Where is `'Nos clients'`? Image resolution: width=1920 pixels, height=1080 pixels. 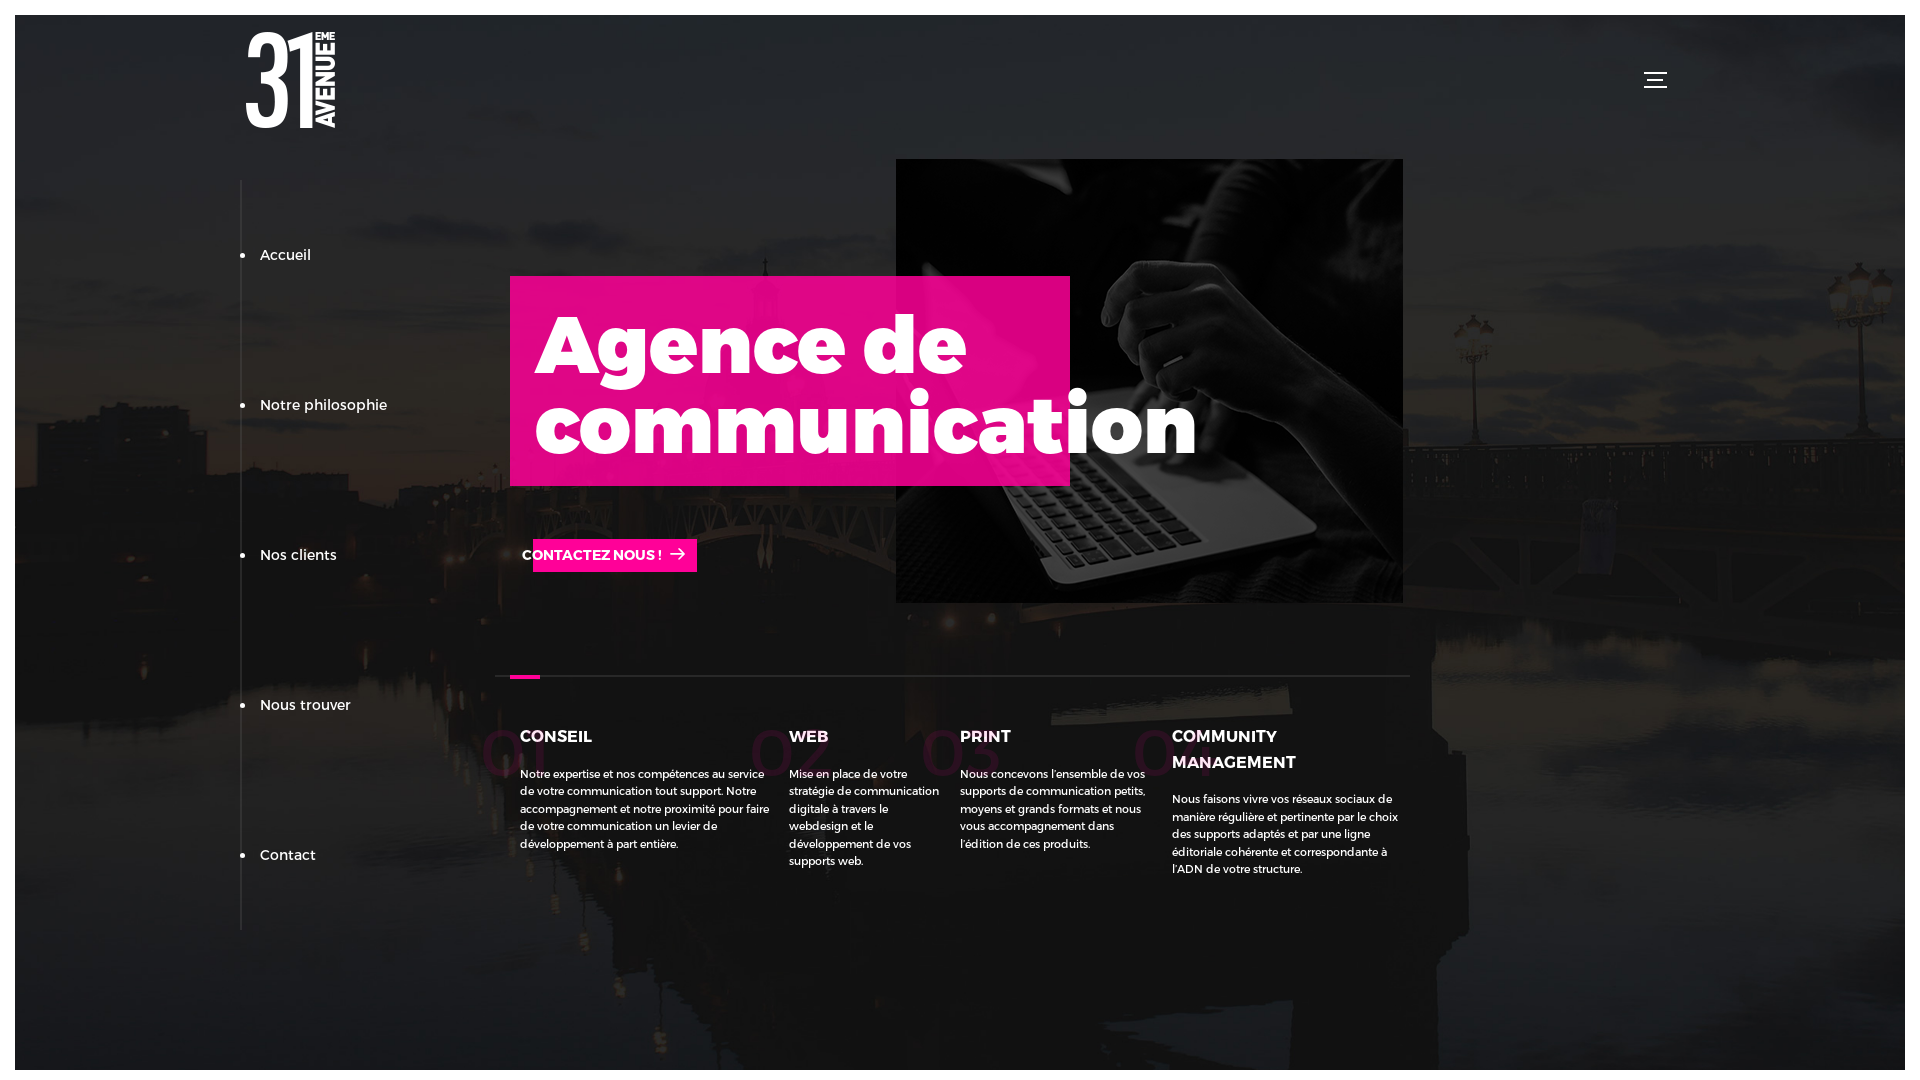 'Nos clients' is located at coordinates (297, 554).